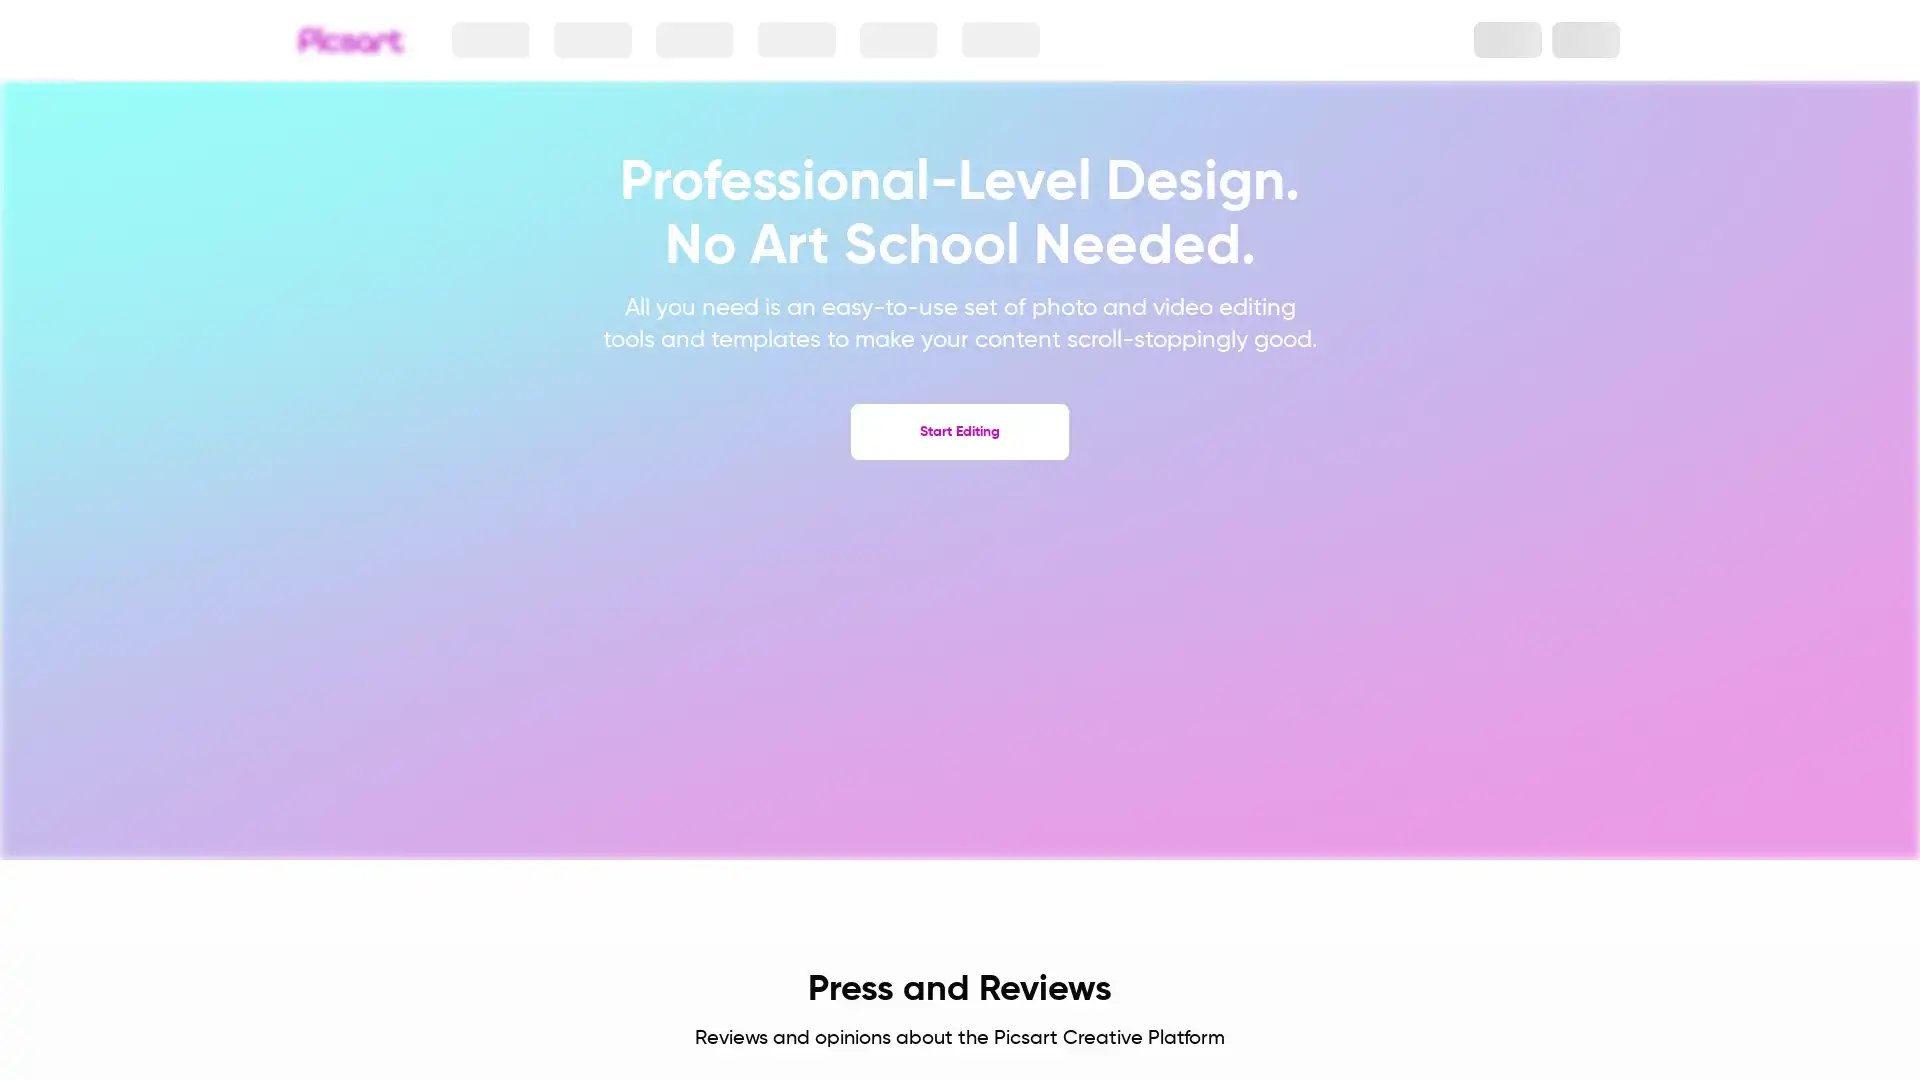 This screenshot has height=1080, width=1920. I want to click on Sign Up, so click(1584, 39).